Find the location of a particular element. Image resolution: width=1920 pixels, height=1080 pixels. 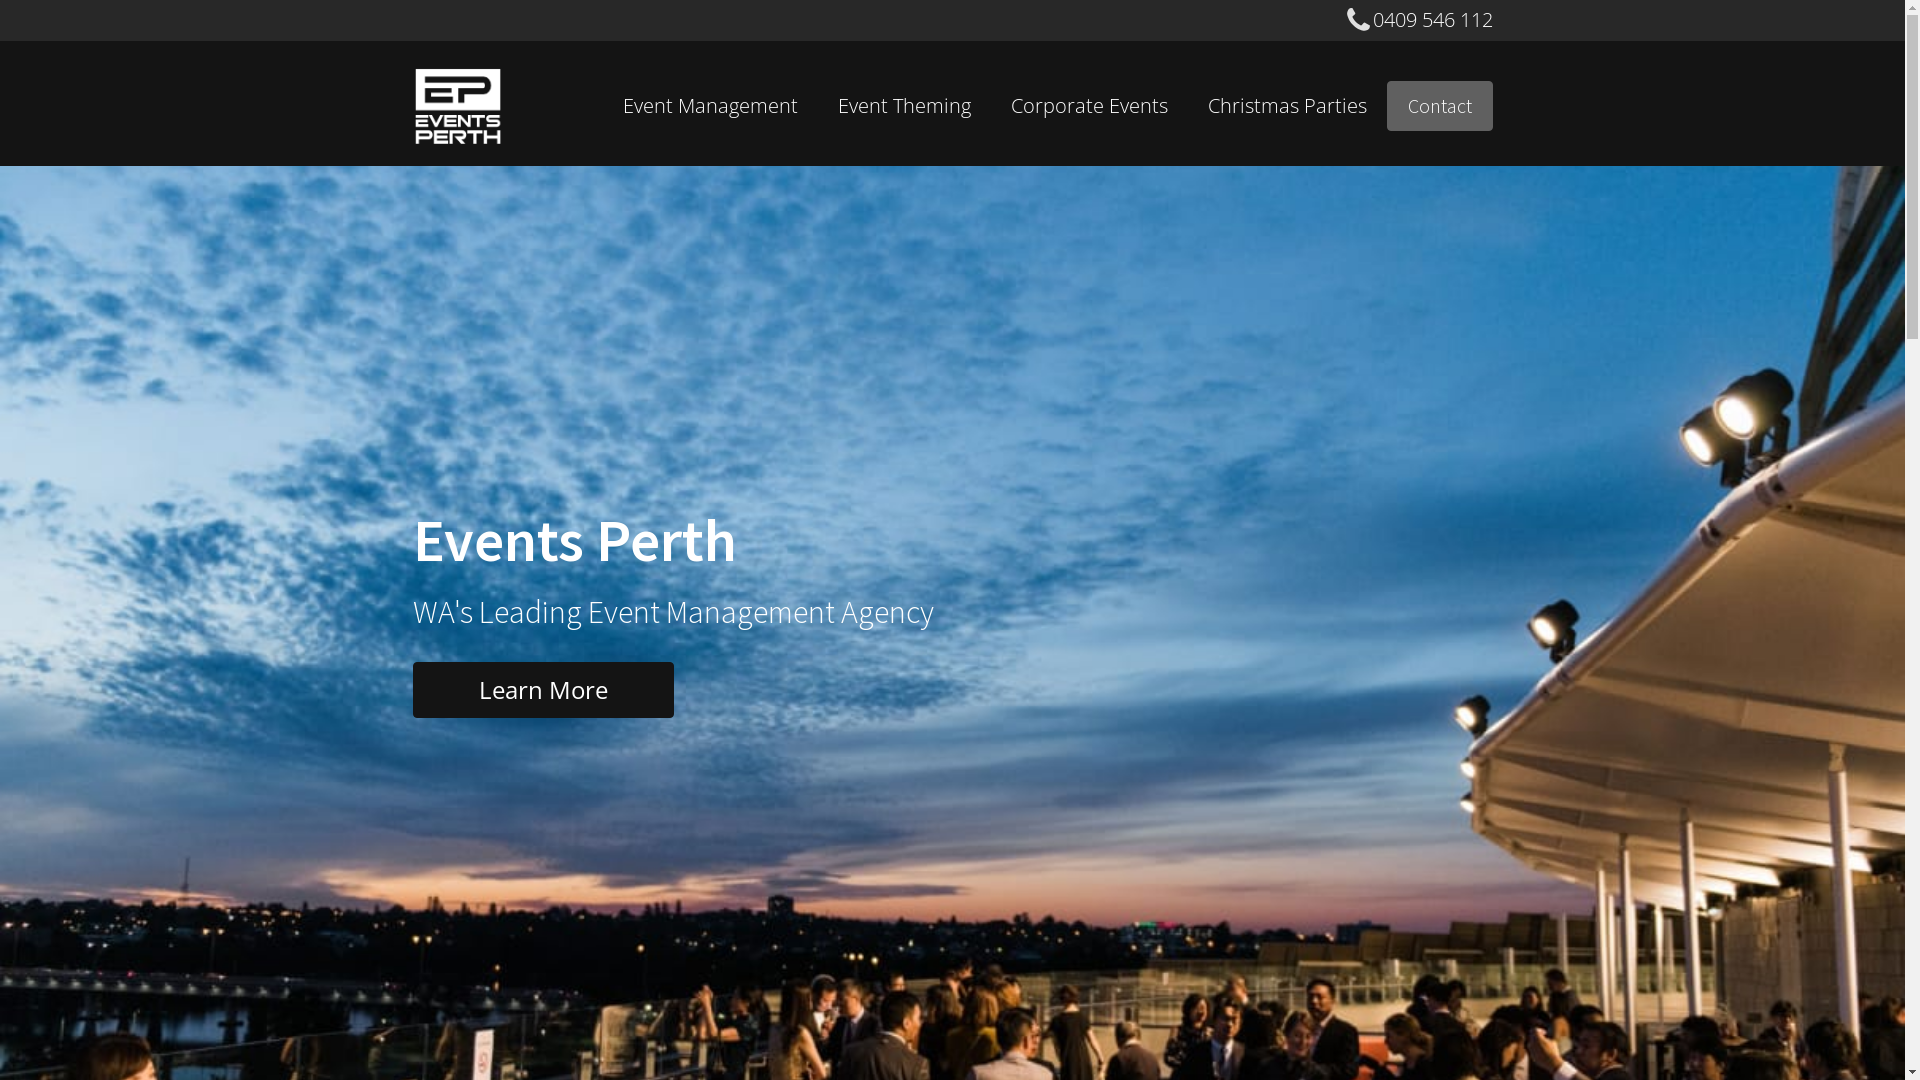

'Event Theming' is located at coordinates (903, 105).